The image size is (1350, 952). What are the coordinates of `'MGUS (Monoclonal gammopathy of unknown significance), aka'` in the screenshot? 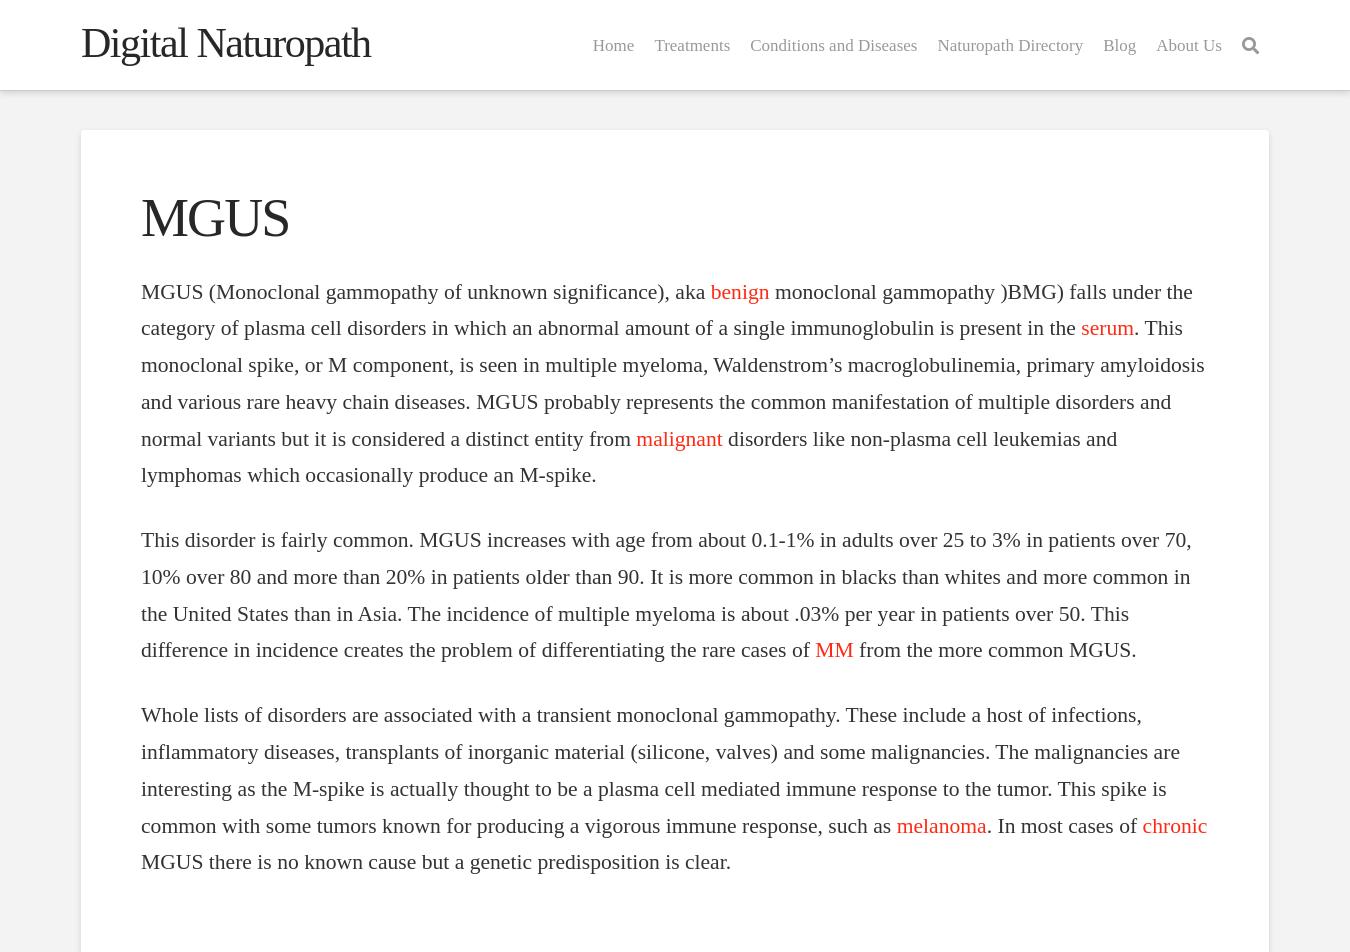 It's located at (425, 291).